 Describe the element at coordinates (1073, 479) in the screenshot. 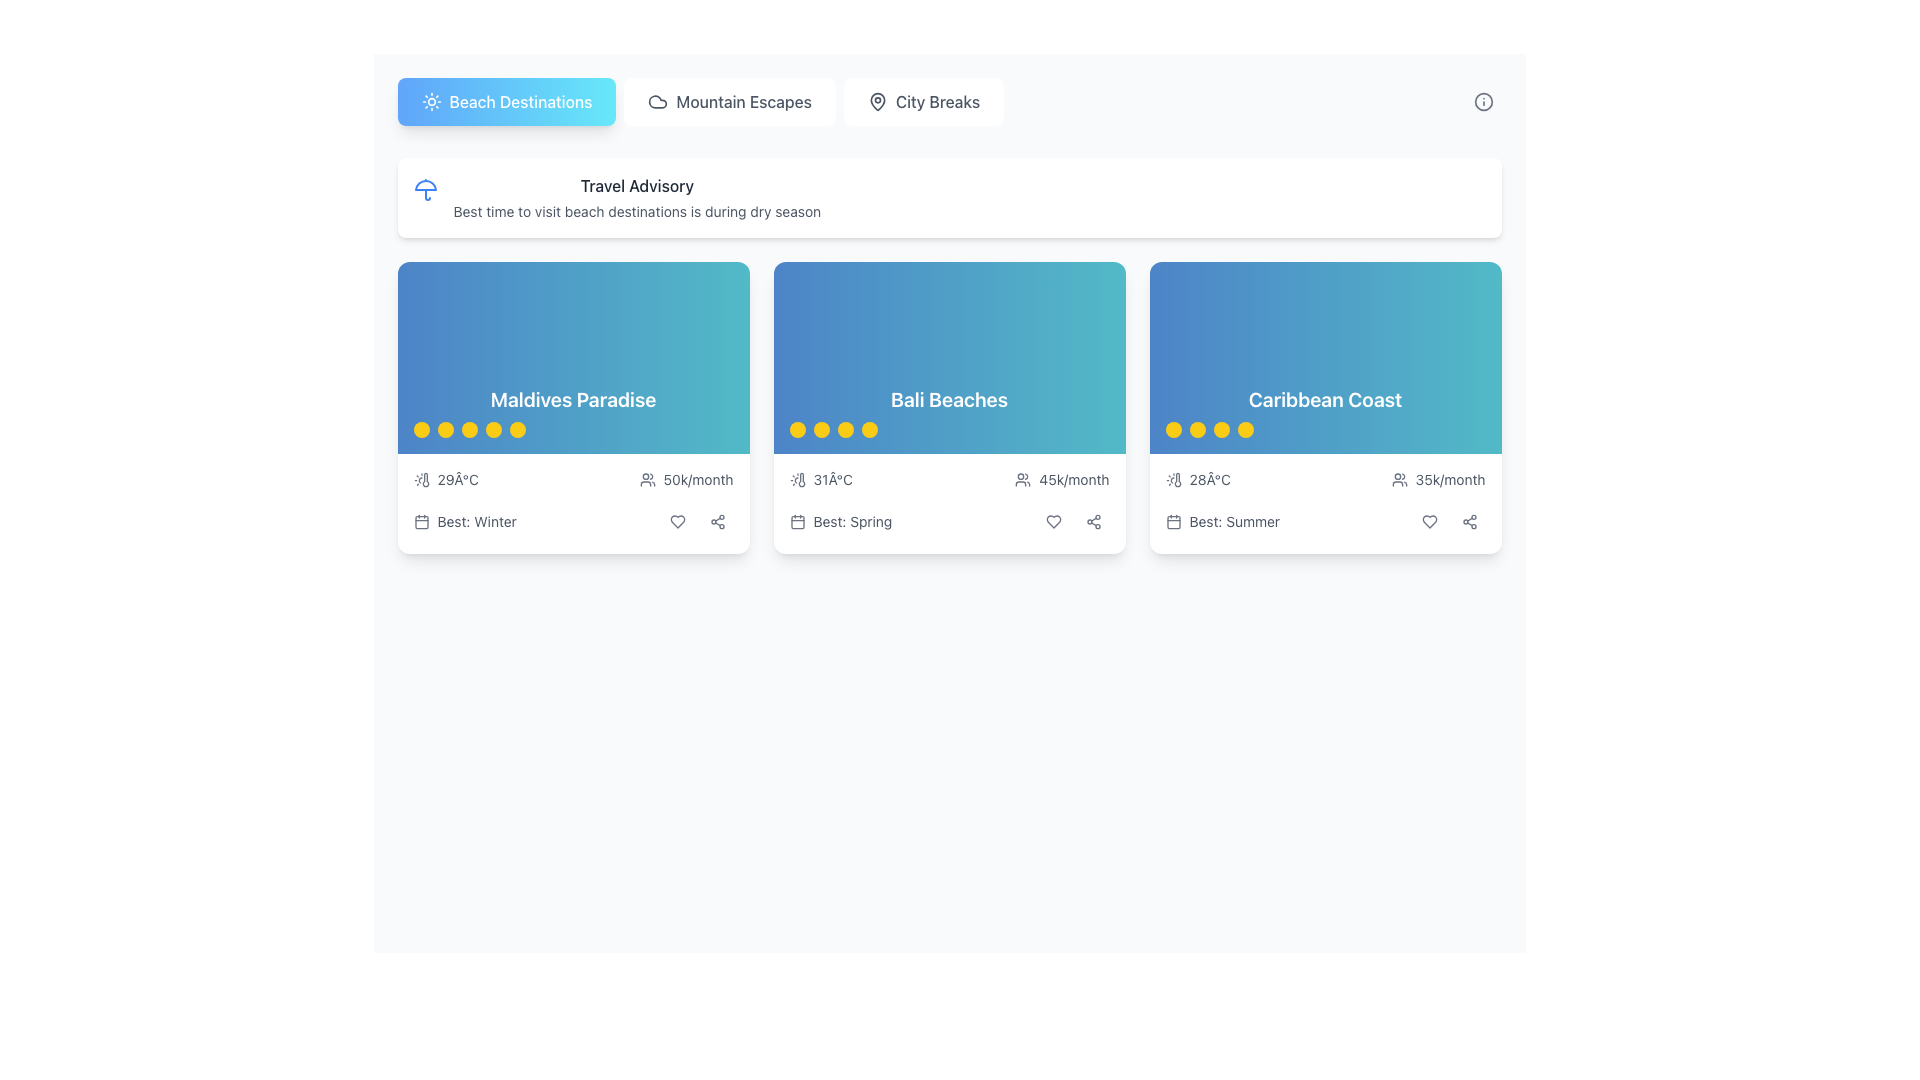

I see `the text label displaying '45k/month' in gray color, located in the metadata row below the 'Bali Beaches' card` at that location.